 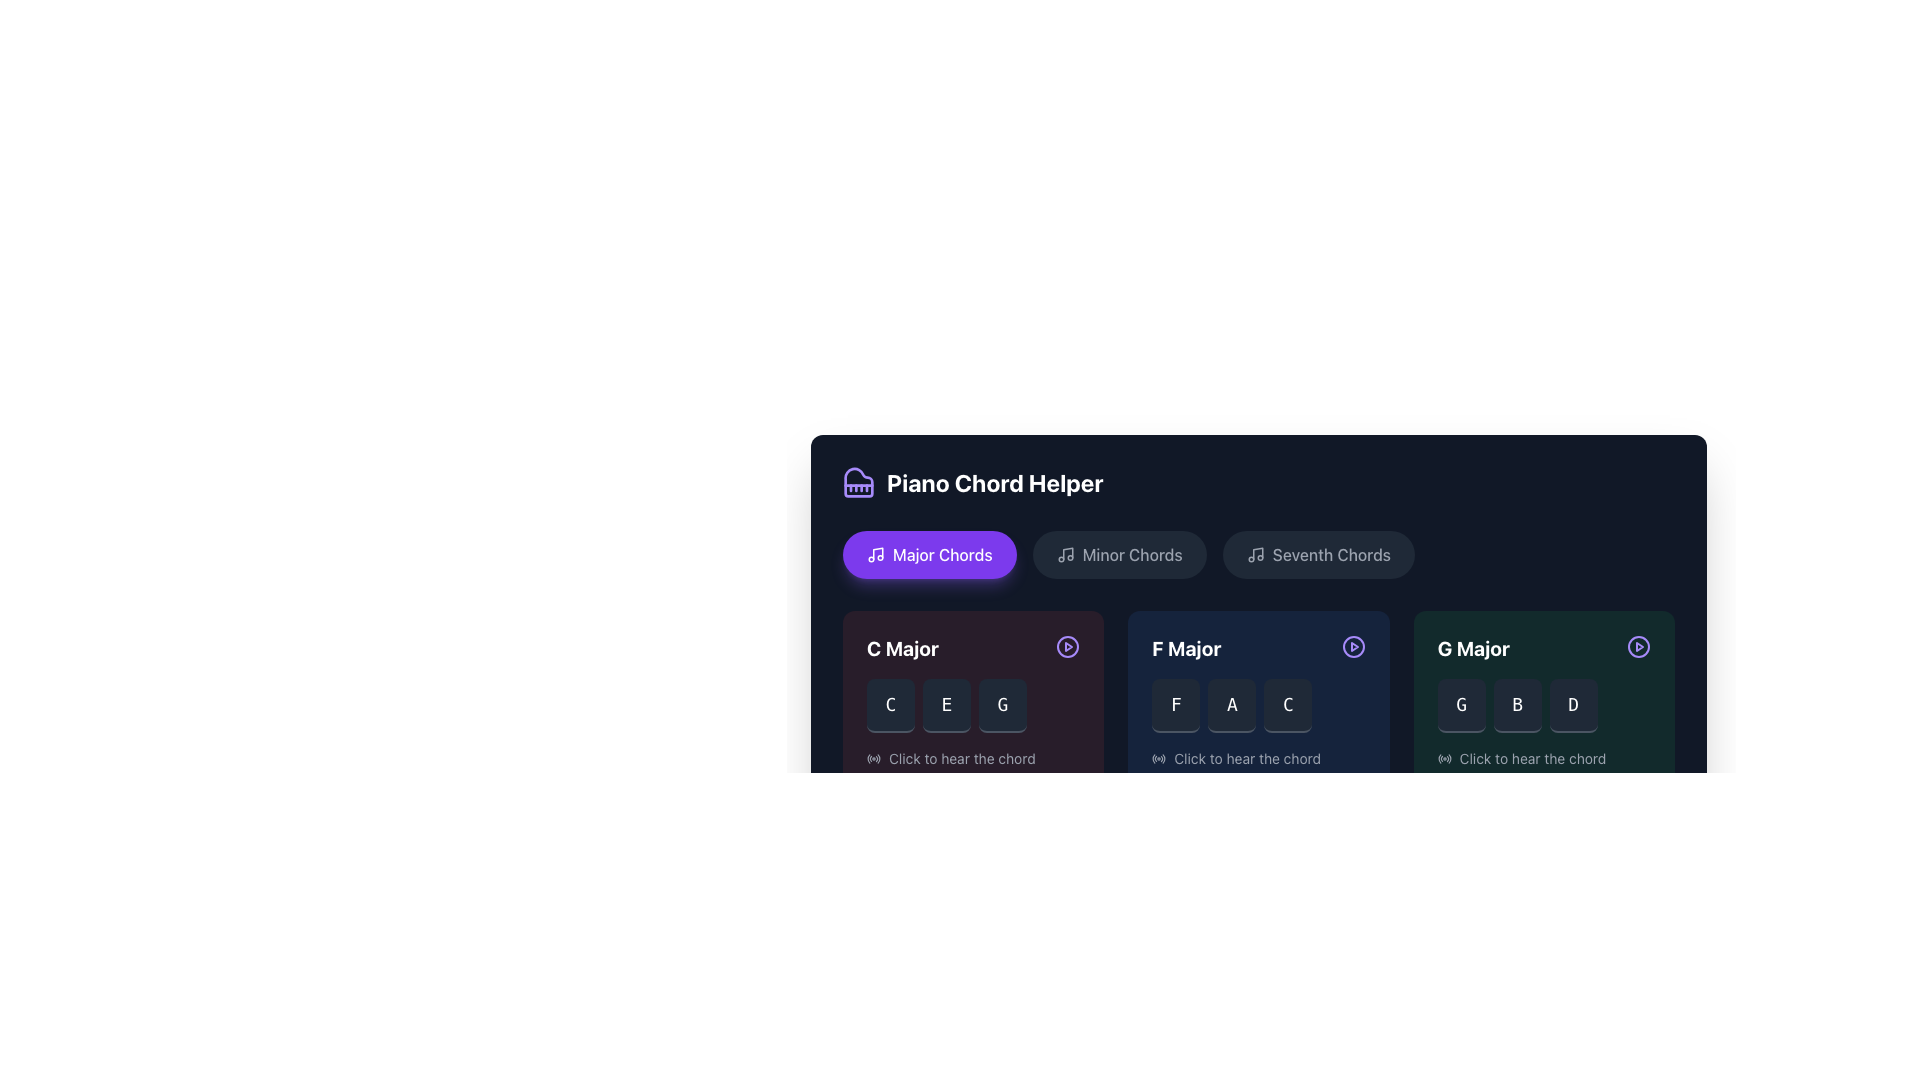 What do you see at coordinates (1572, 704) in the screenshot?
I see `the musical note button in the 'G Major' group, which is the third button in a horizontal sequence of three, located to the right of the 'G' and 'B' buttons` at bounding box center [1572, 704].